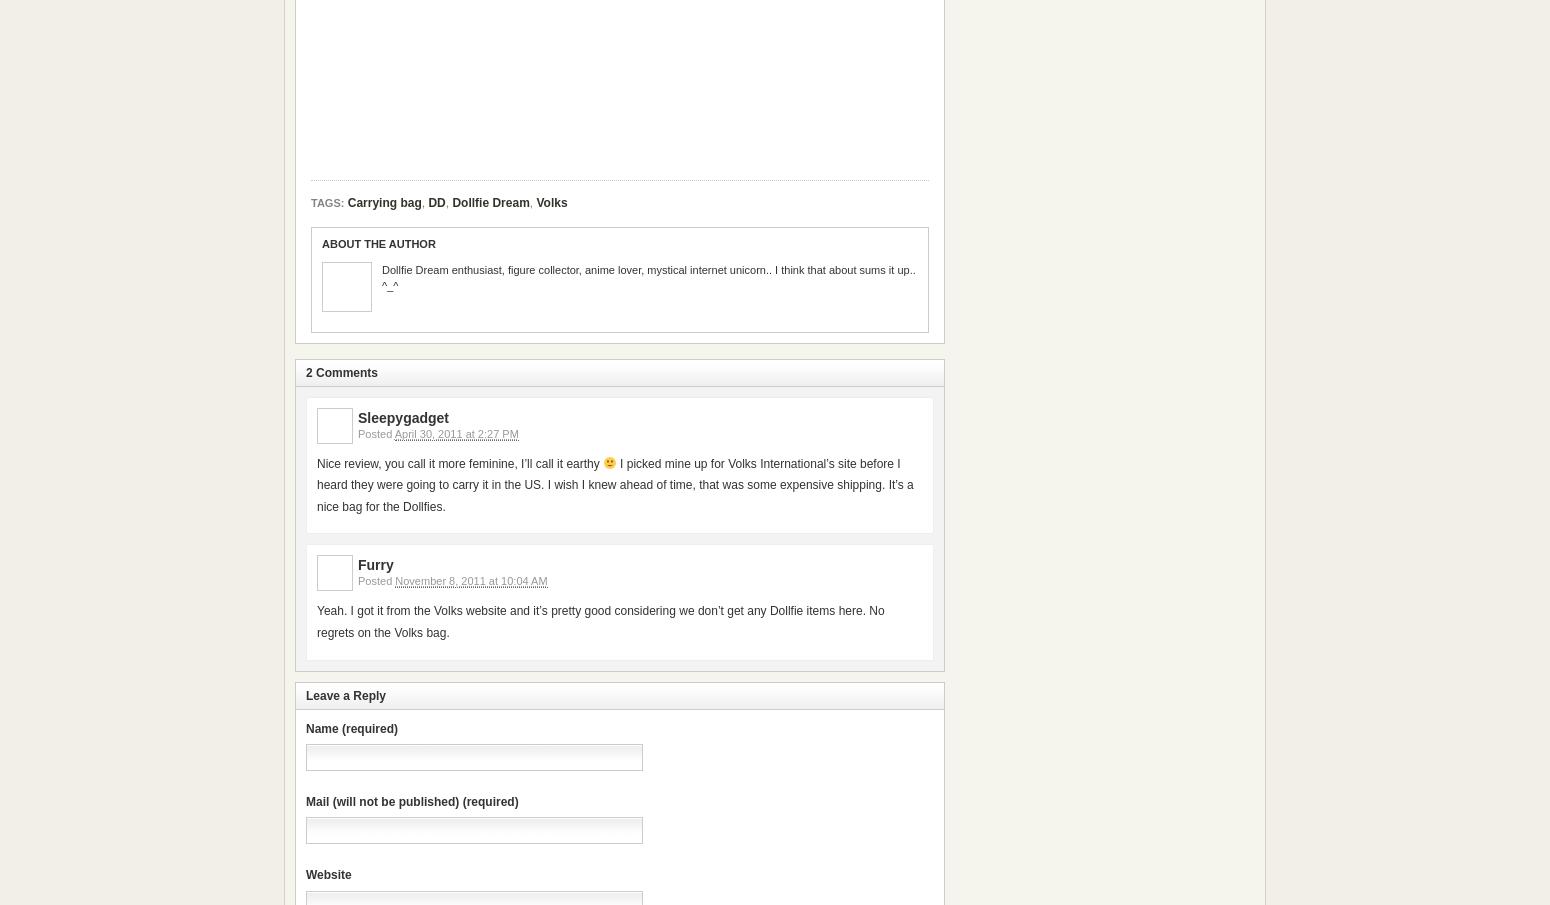 The image size is (1550, 905). I want to click on 'Sleepygadget', so click(403, 416).